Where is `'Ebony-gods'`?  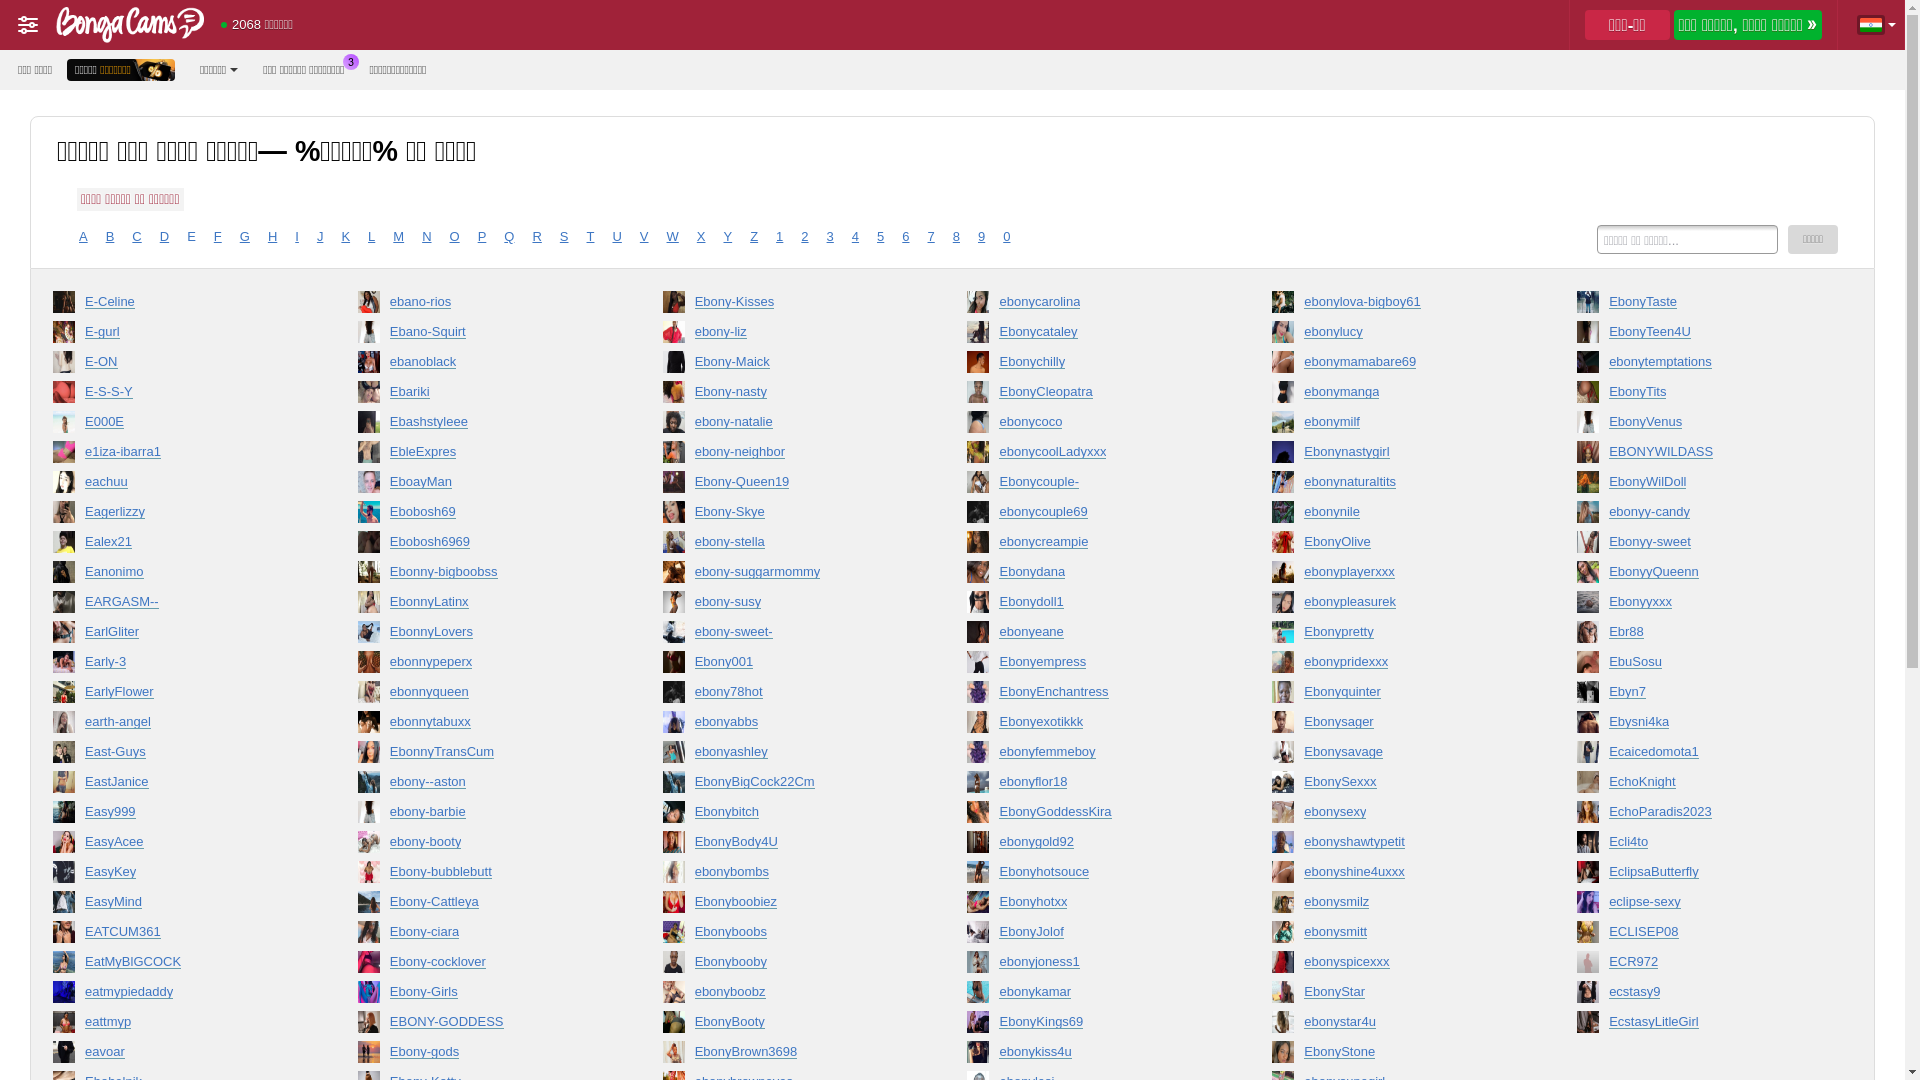
'Ebony-gods' is located at coordinates (481, 1055).